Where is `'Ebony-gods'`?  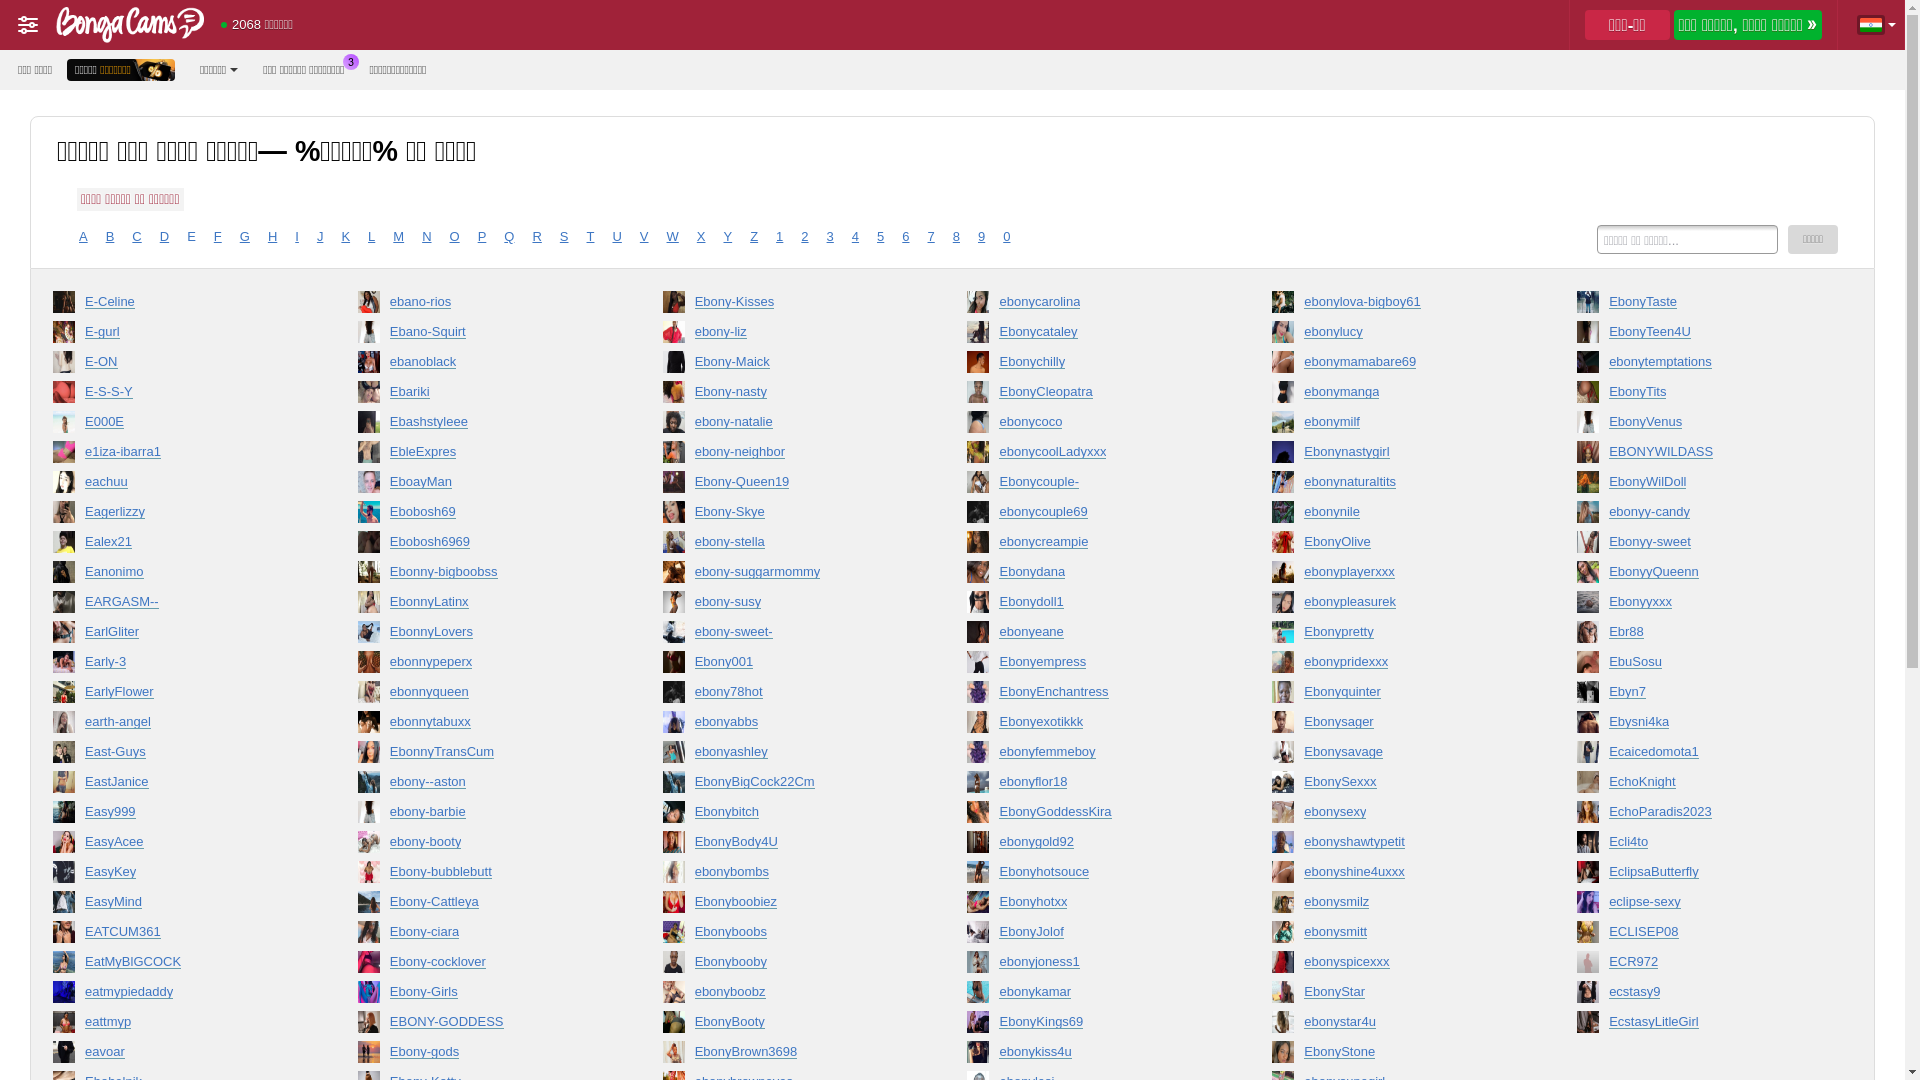
'Ebony-gods' is located at coordinates (481, 1055).